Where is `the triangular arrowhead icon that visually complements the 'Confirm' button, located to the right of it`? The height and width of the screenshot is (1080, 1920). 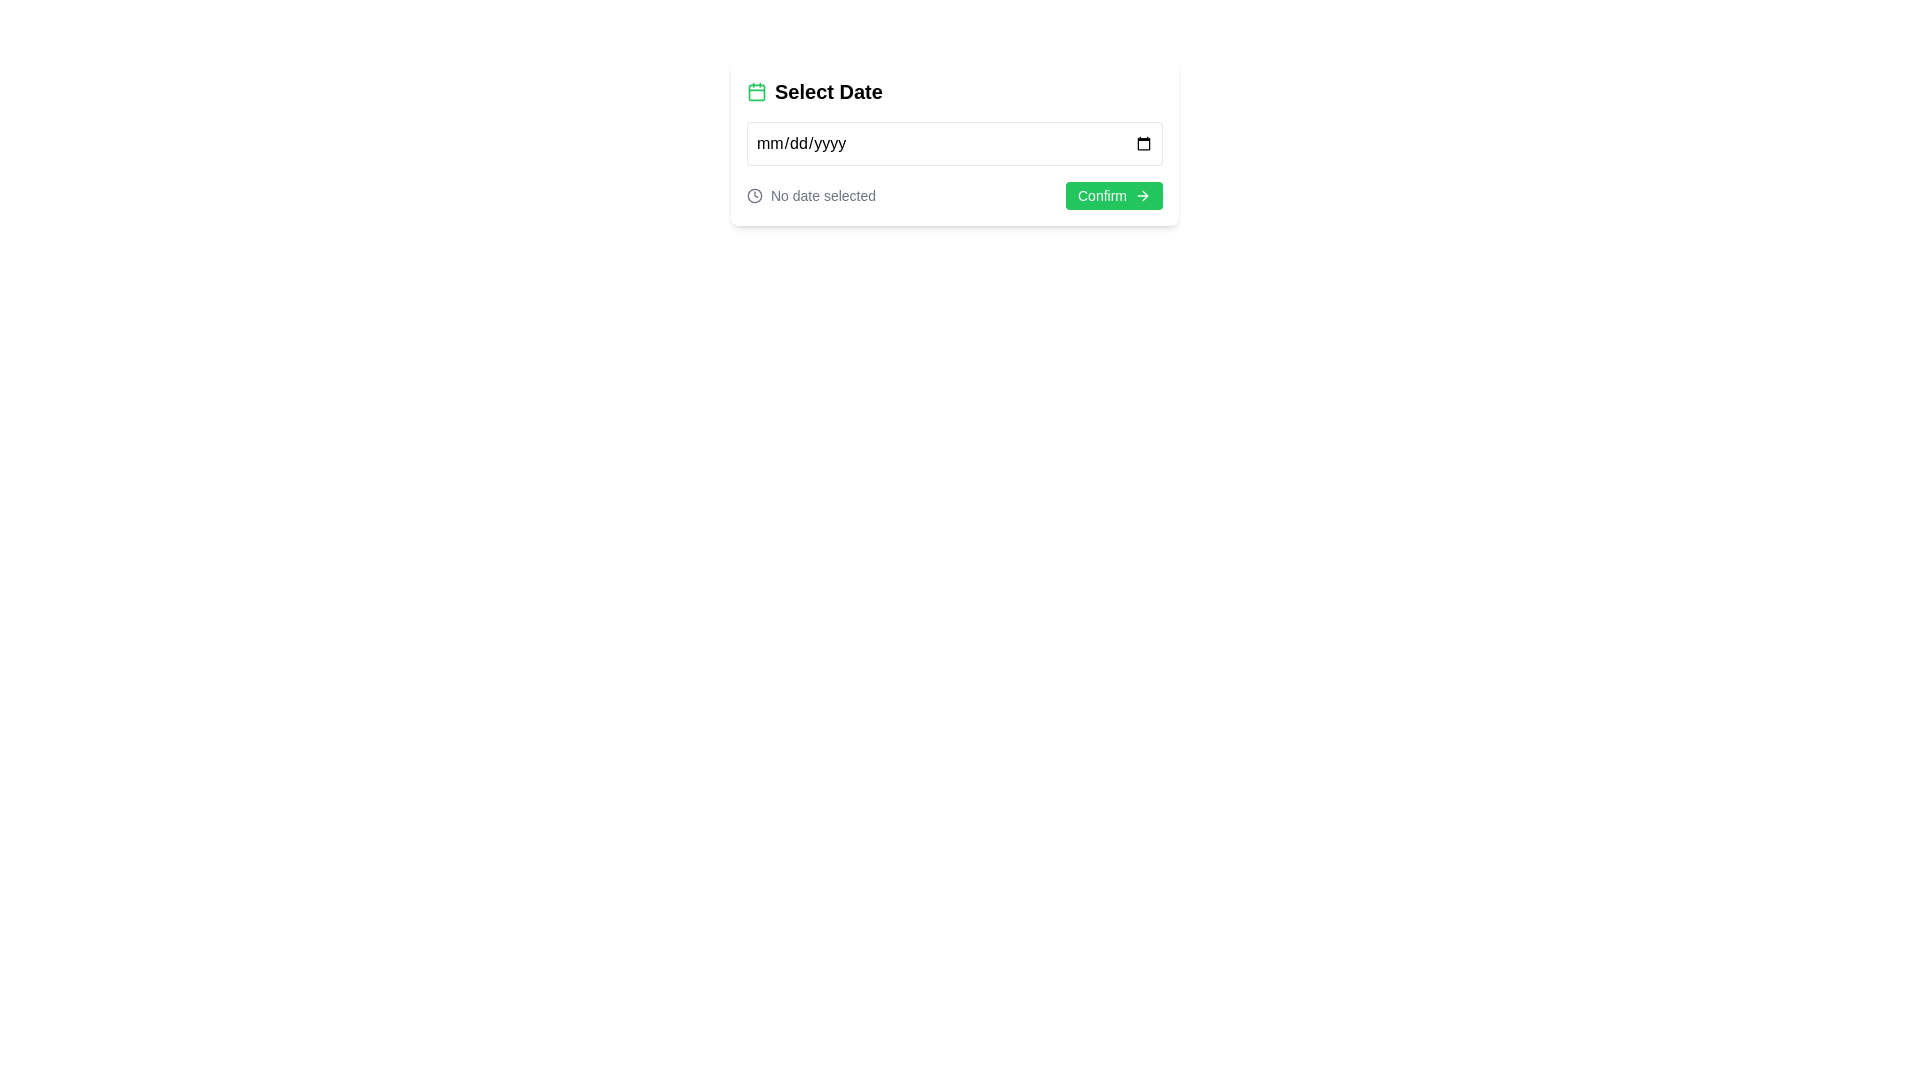 the triangular arrowhead icon that visually complements the 'Confirm' button, located to the right of it is located at coordinates (1145, 196).